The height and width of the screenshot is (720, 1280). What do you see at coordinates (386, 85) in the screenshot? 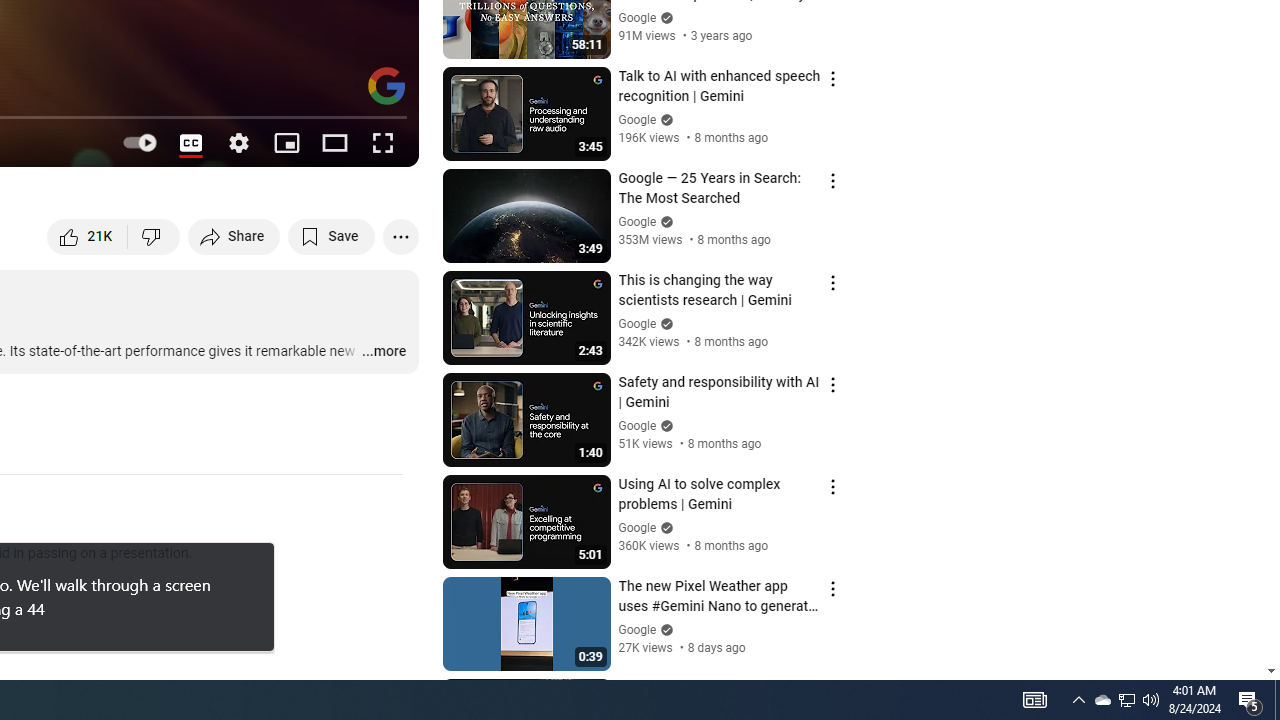
I see `'Channel watermark'` at bounding box center [386, 85].